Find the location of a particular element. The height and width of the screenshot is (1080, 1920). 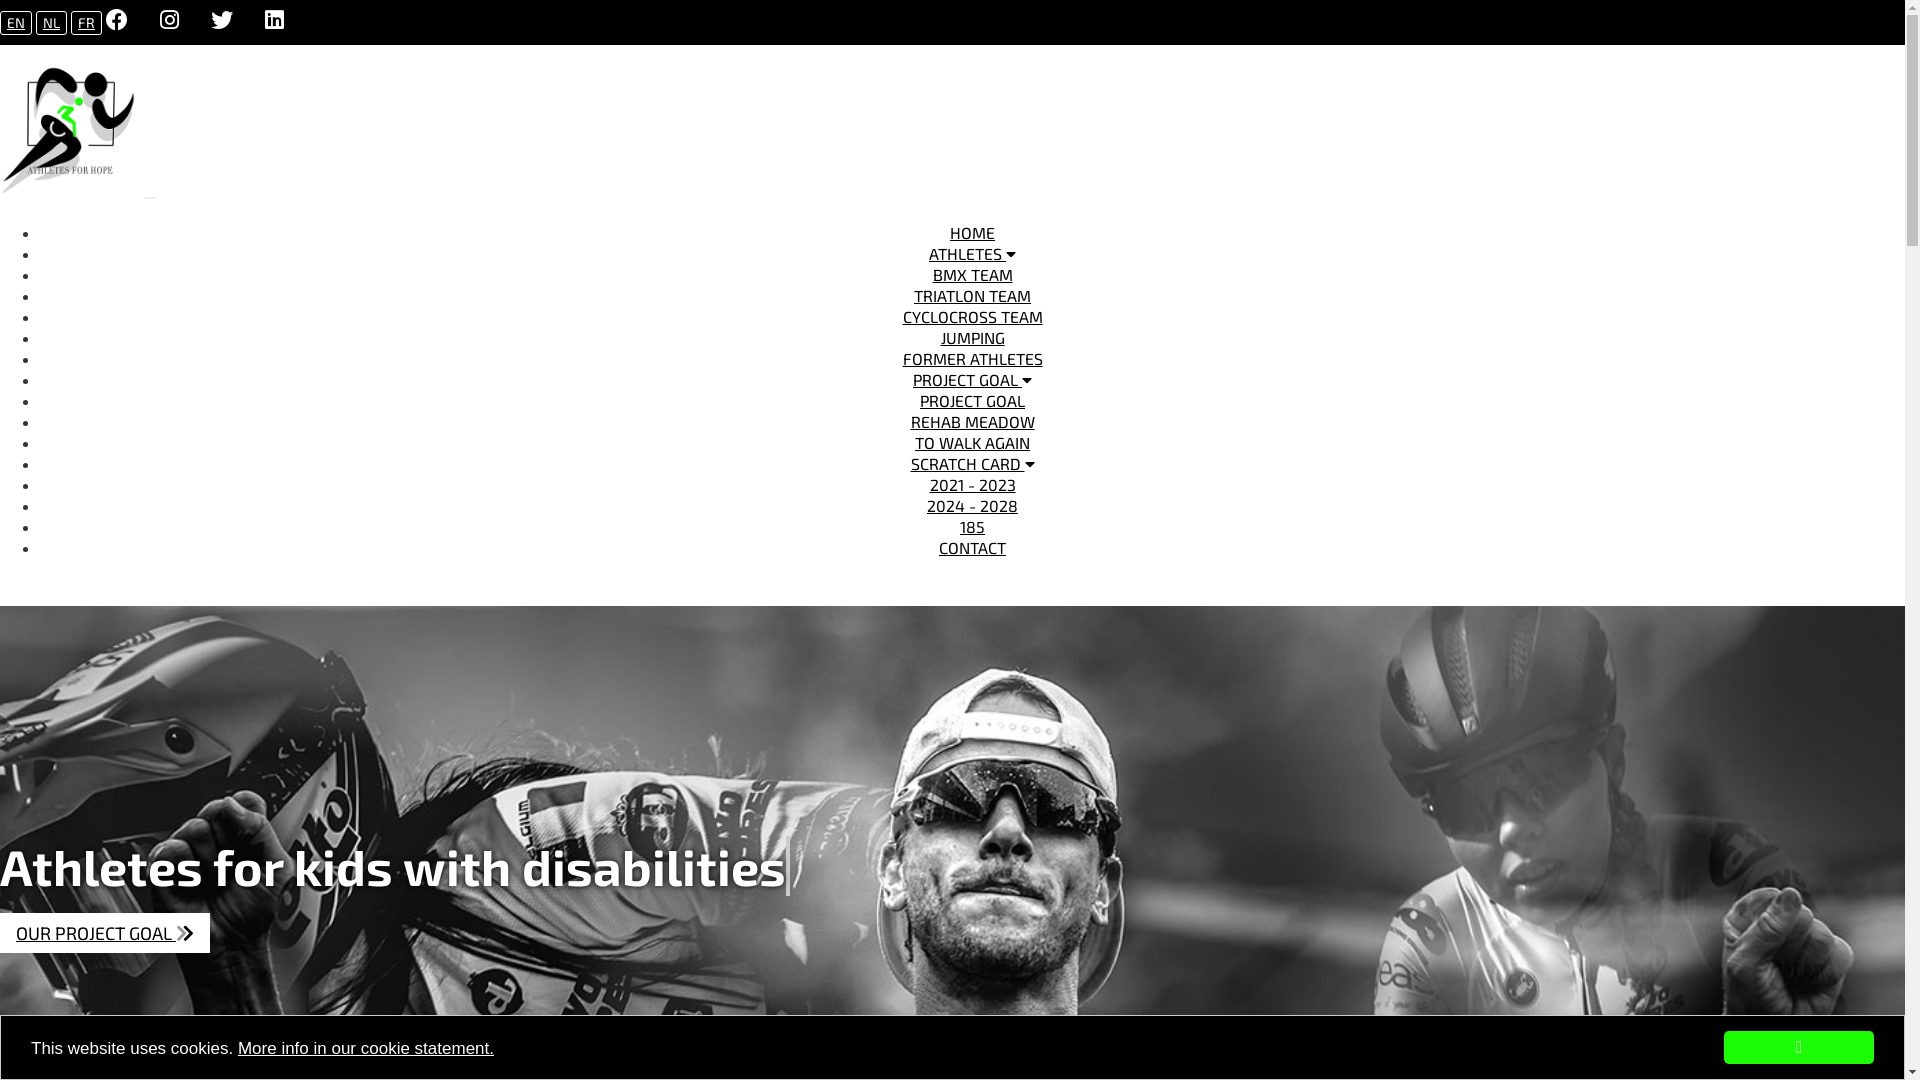

'TRIATLON TEAM' is located at coordinates (972, 295).